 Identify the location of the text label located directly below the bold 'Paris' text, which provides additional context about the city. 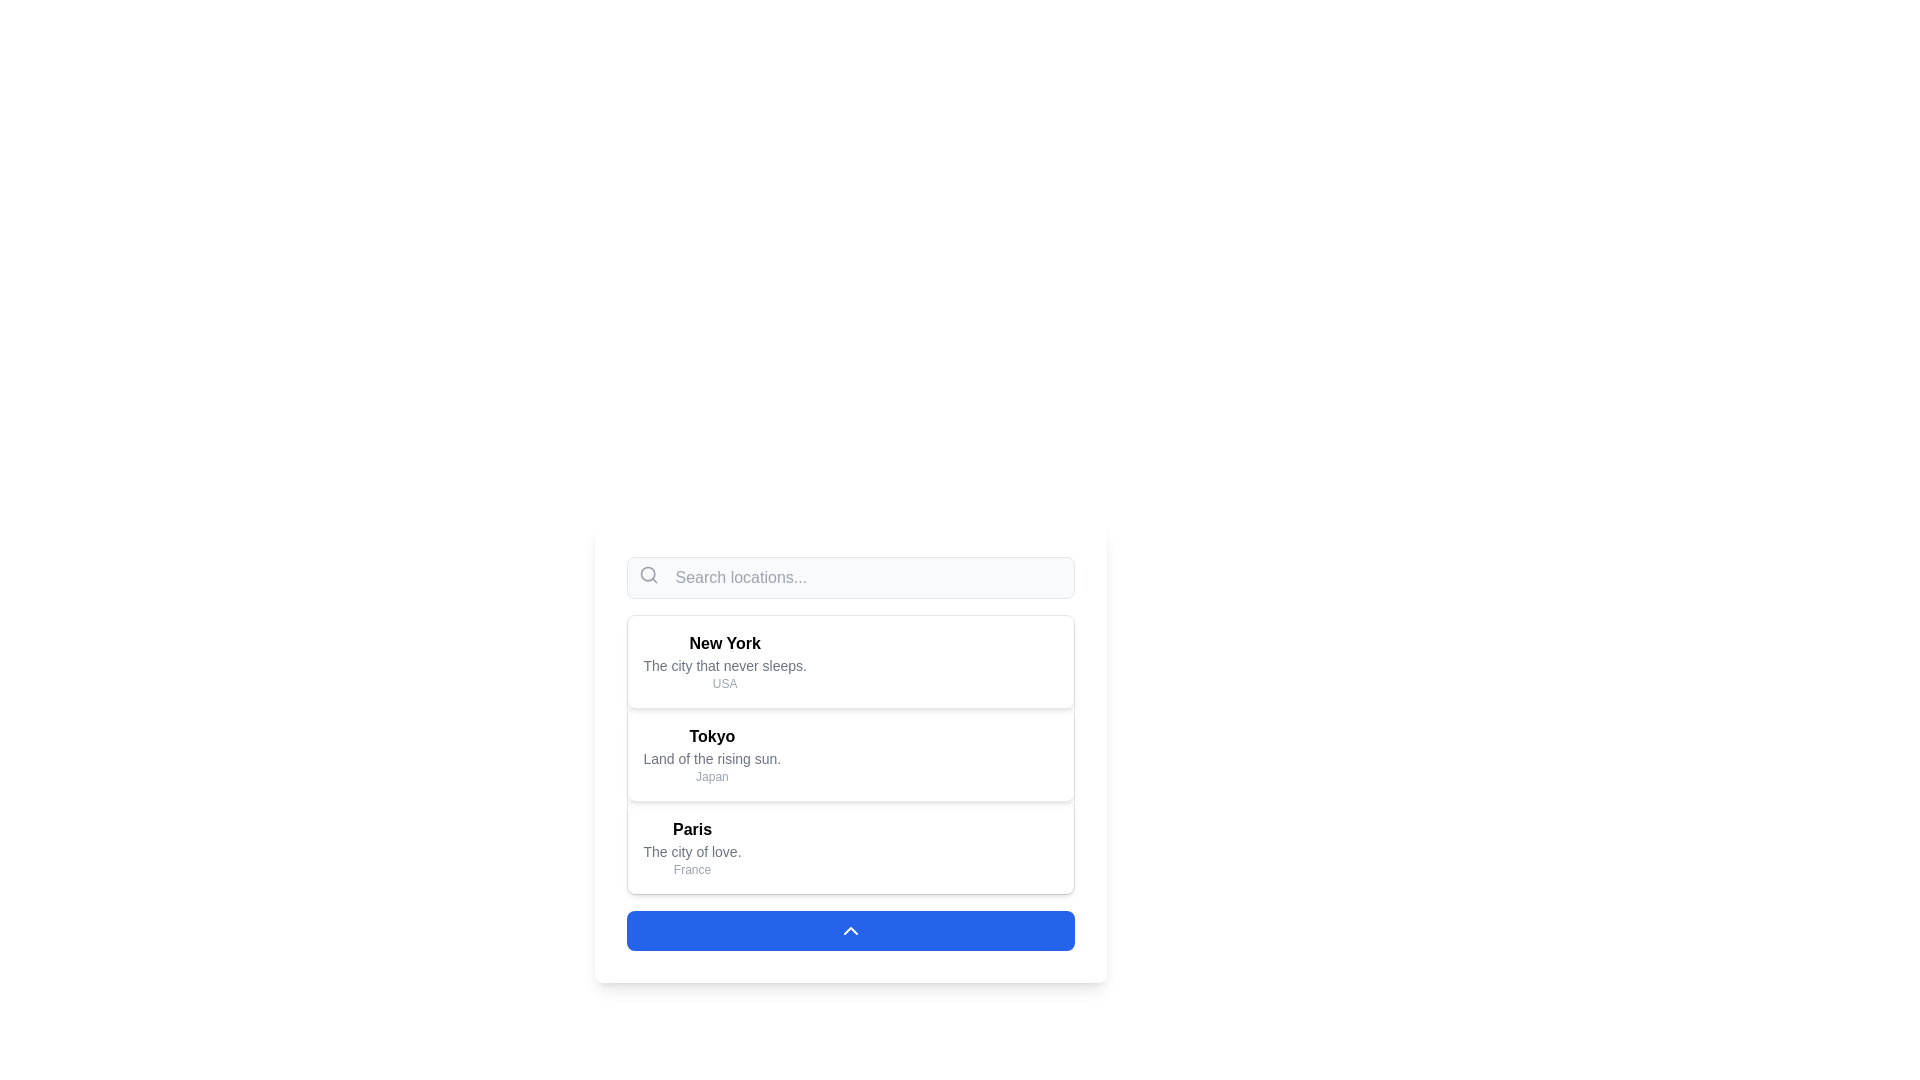
(692, 852).